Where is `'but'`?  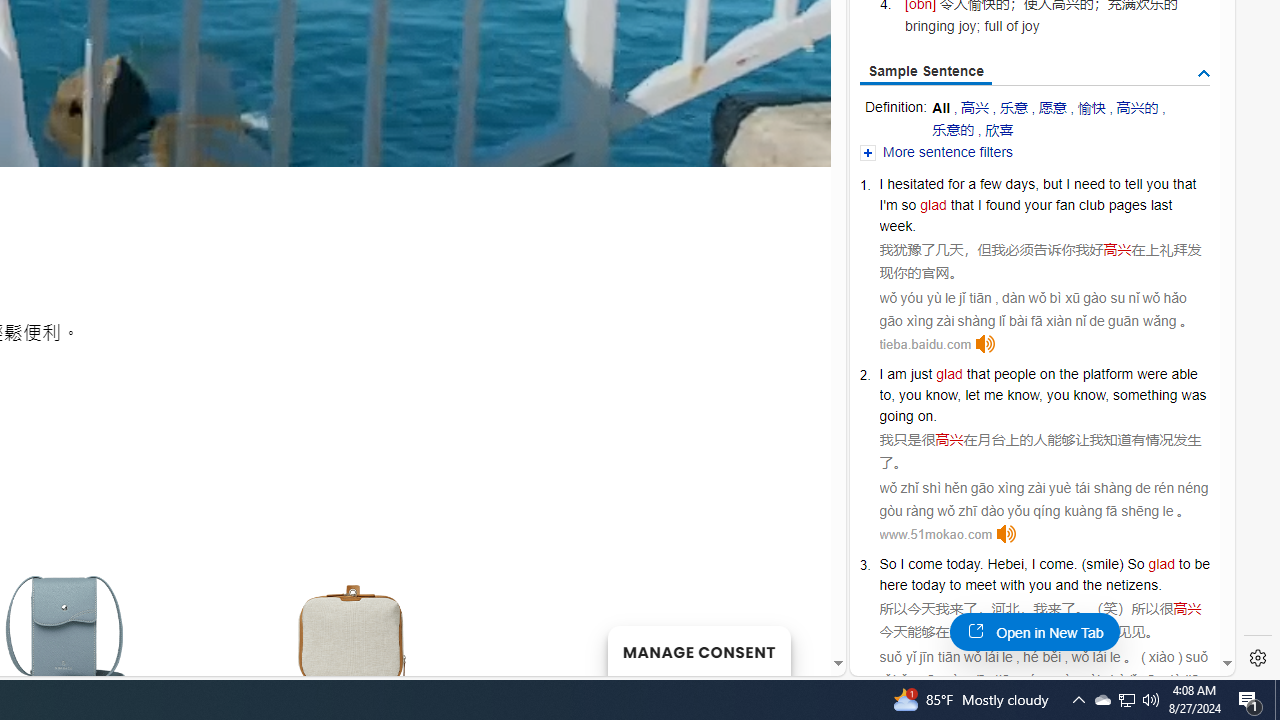
'but' is located at coordinates (1051, 183).